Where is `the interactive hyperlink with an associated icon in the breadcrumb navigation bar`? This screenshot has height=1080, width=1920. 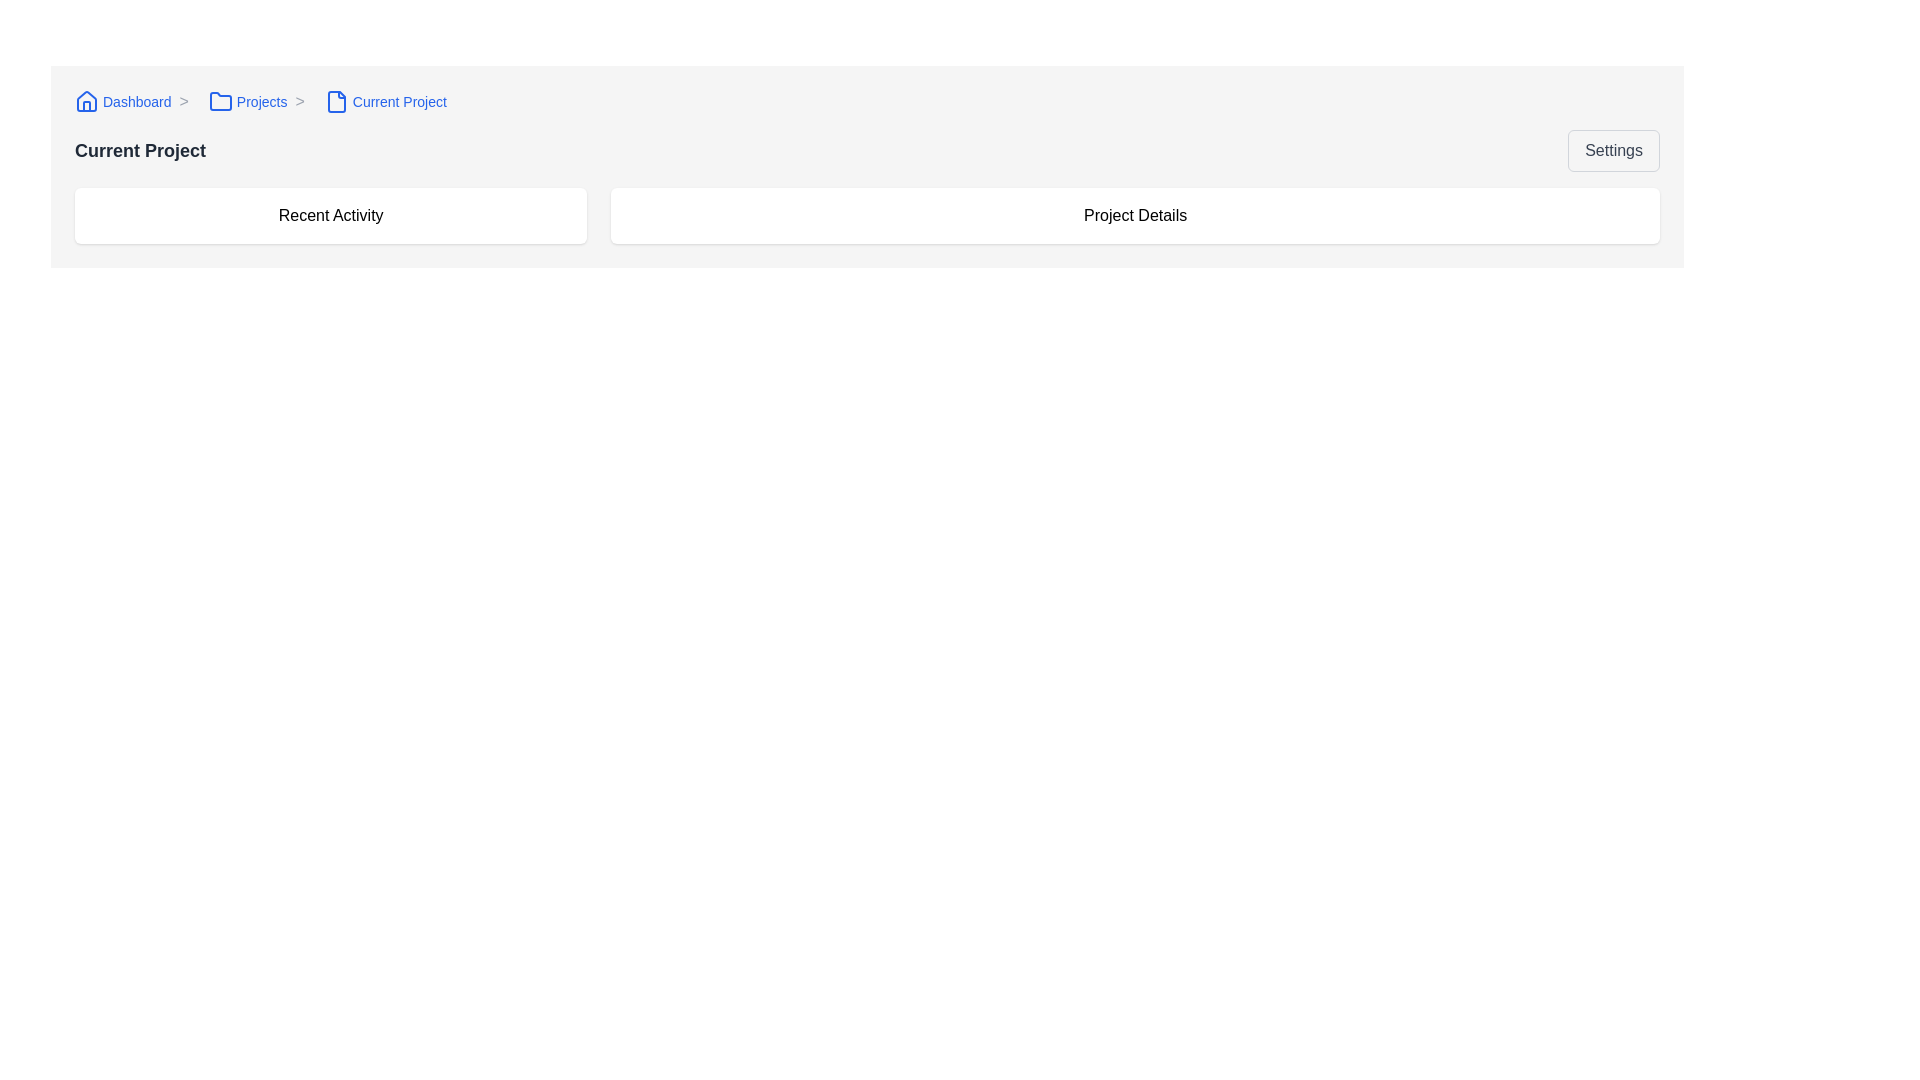 the interactive hyperlink with an associated icon in the breadcrumb navigation bar is located at coordinates (122, 101).